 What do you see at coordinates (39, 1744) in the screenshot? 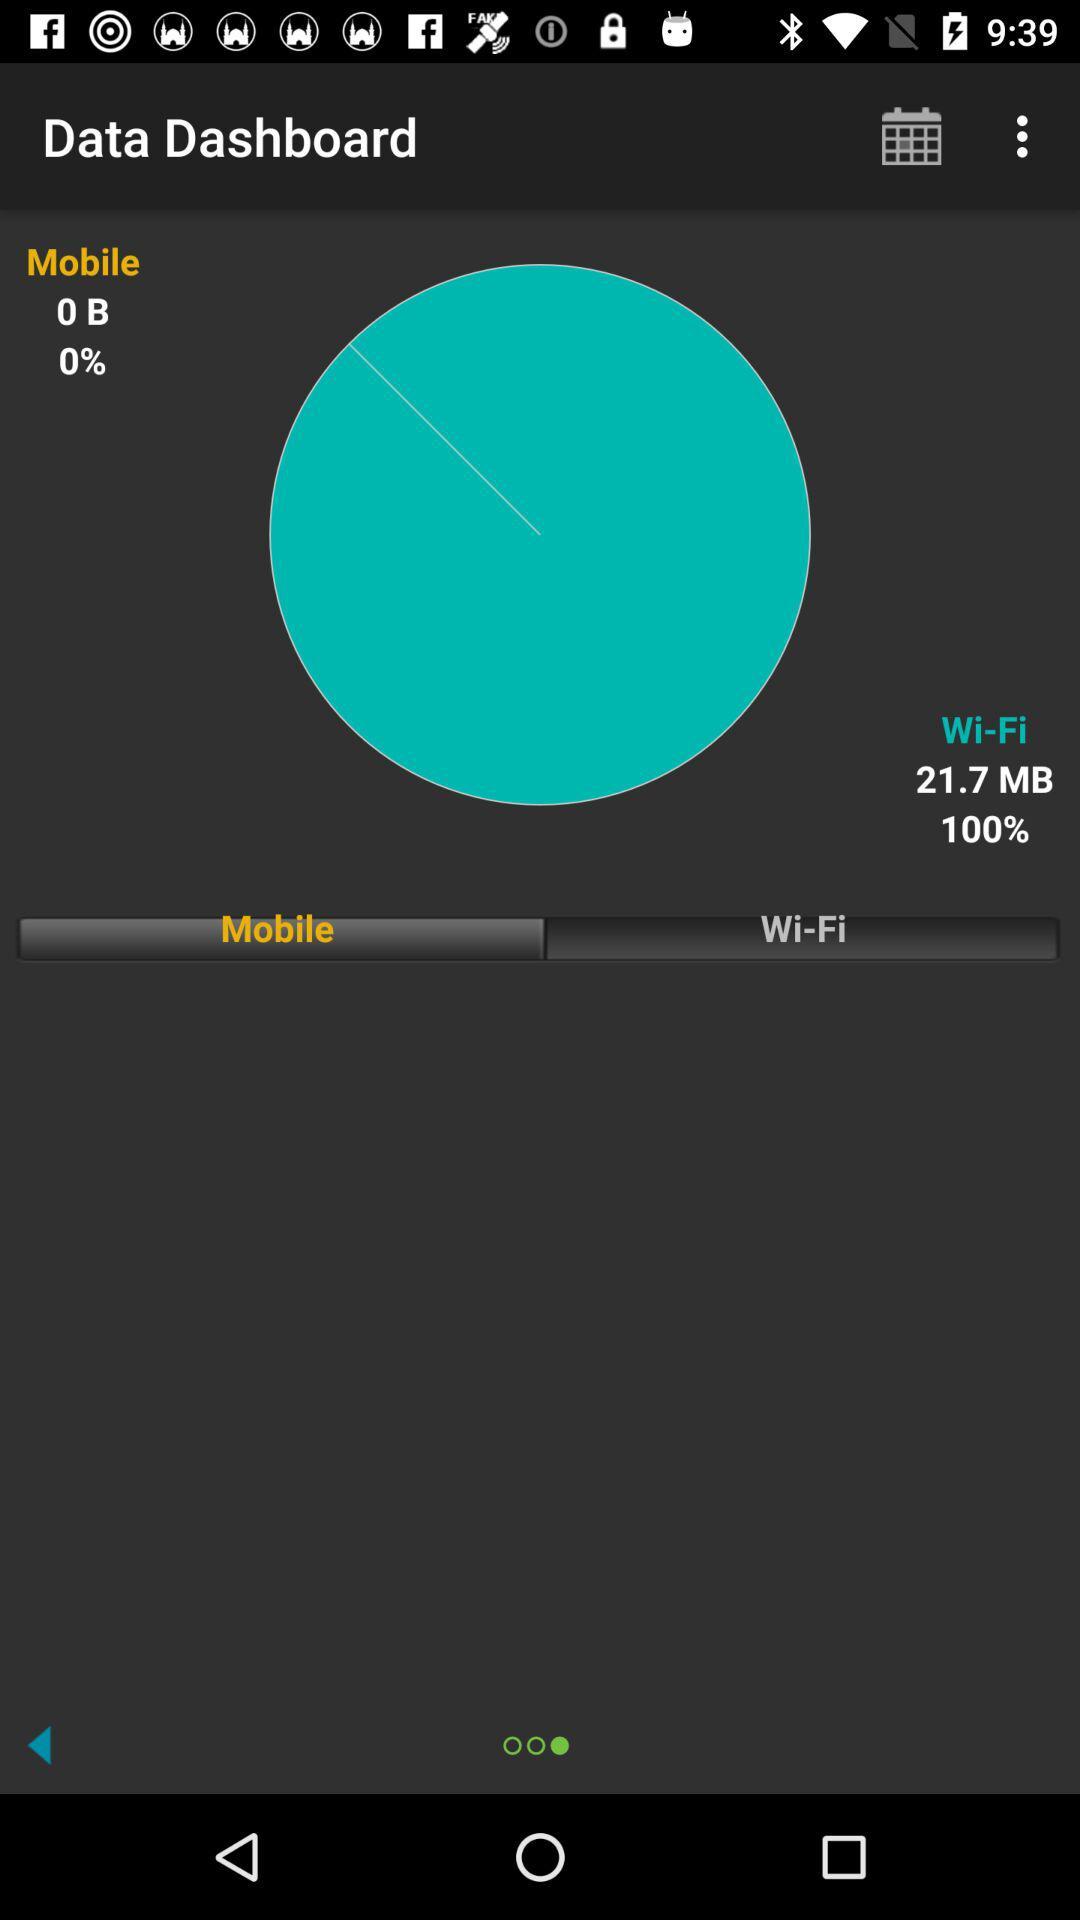
I see `go back` at bounding box center [39, 1744].